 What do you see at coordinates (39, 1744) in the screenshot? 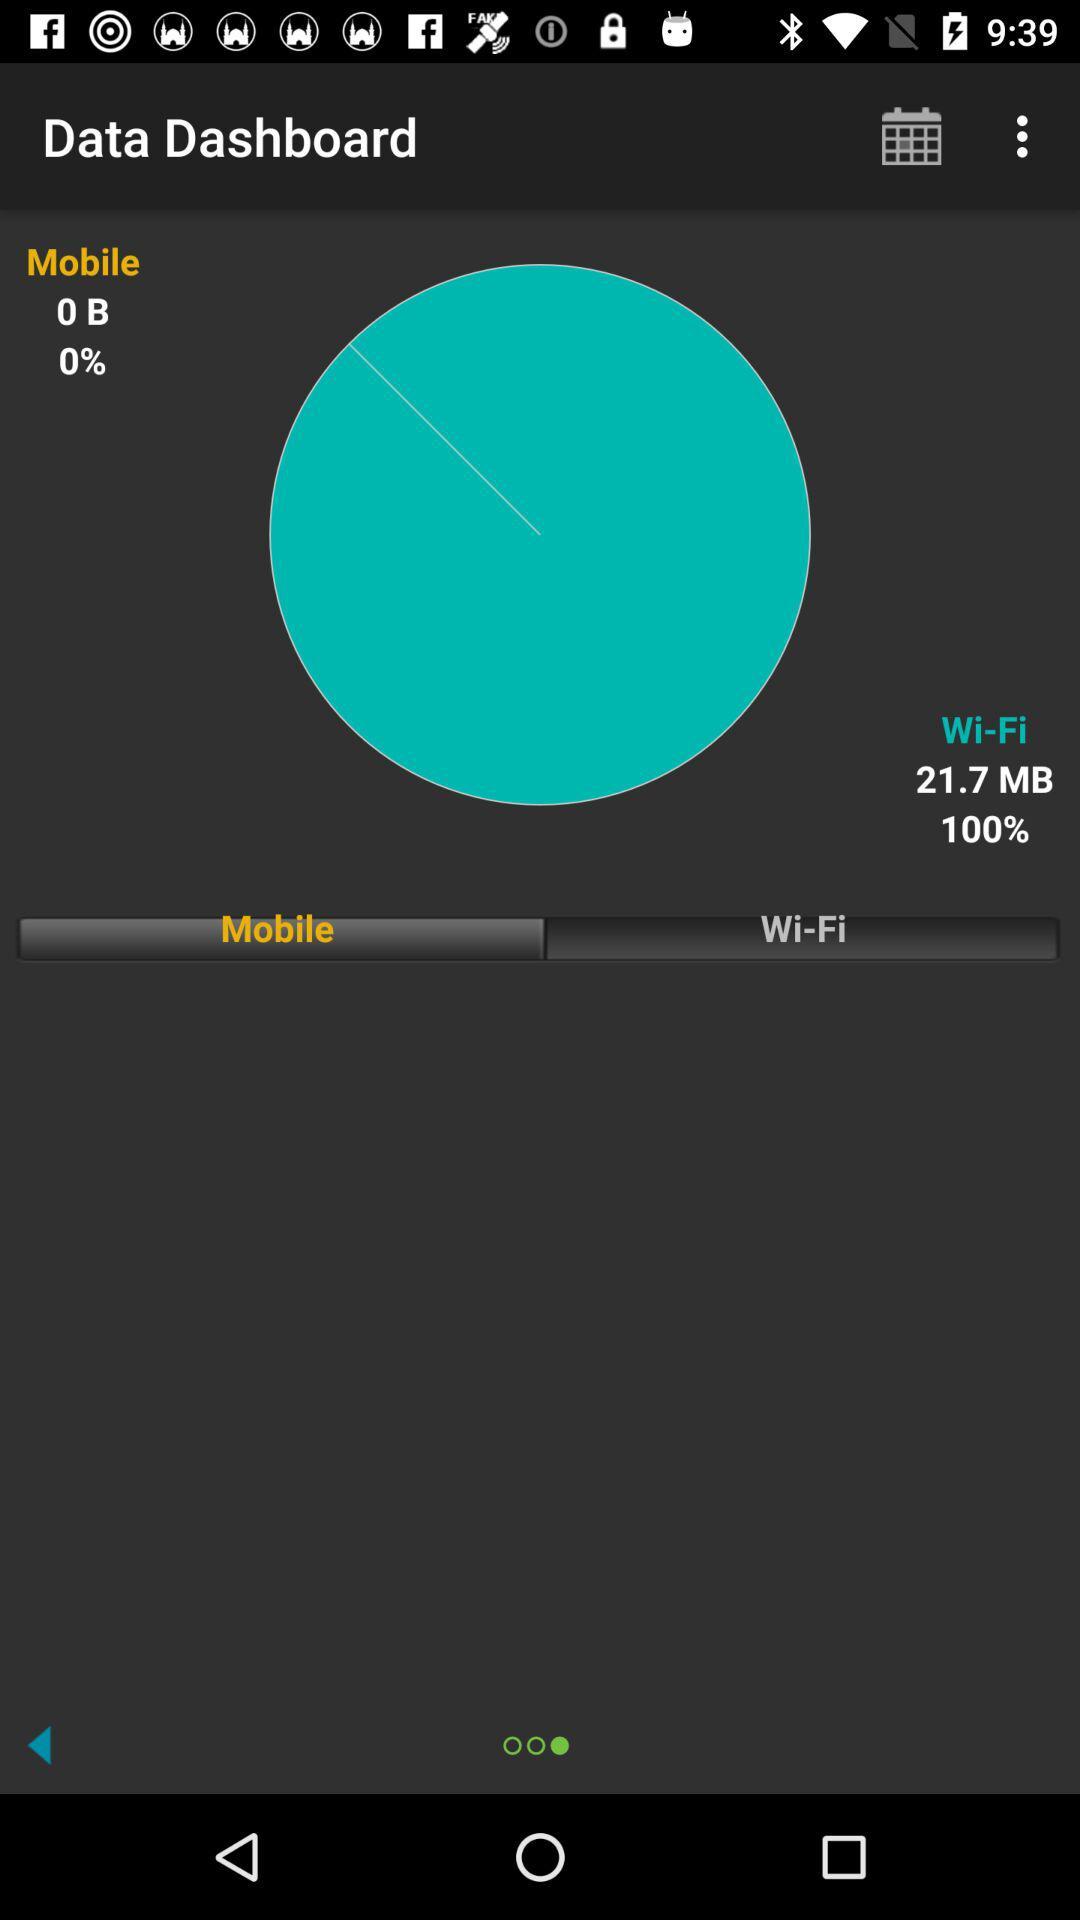
I see `go back` at bounding box center [39, 1744].